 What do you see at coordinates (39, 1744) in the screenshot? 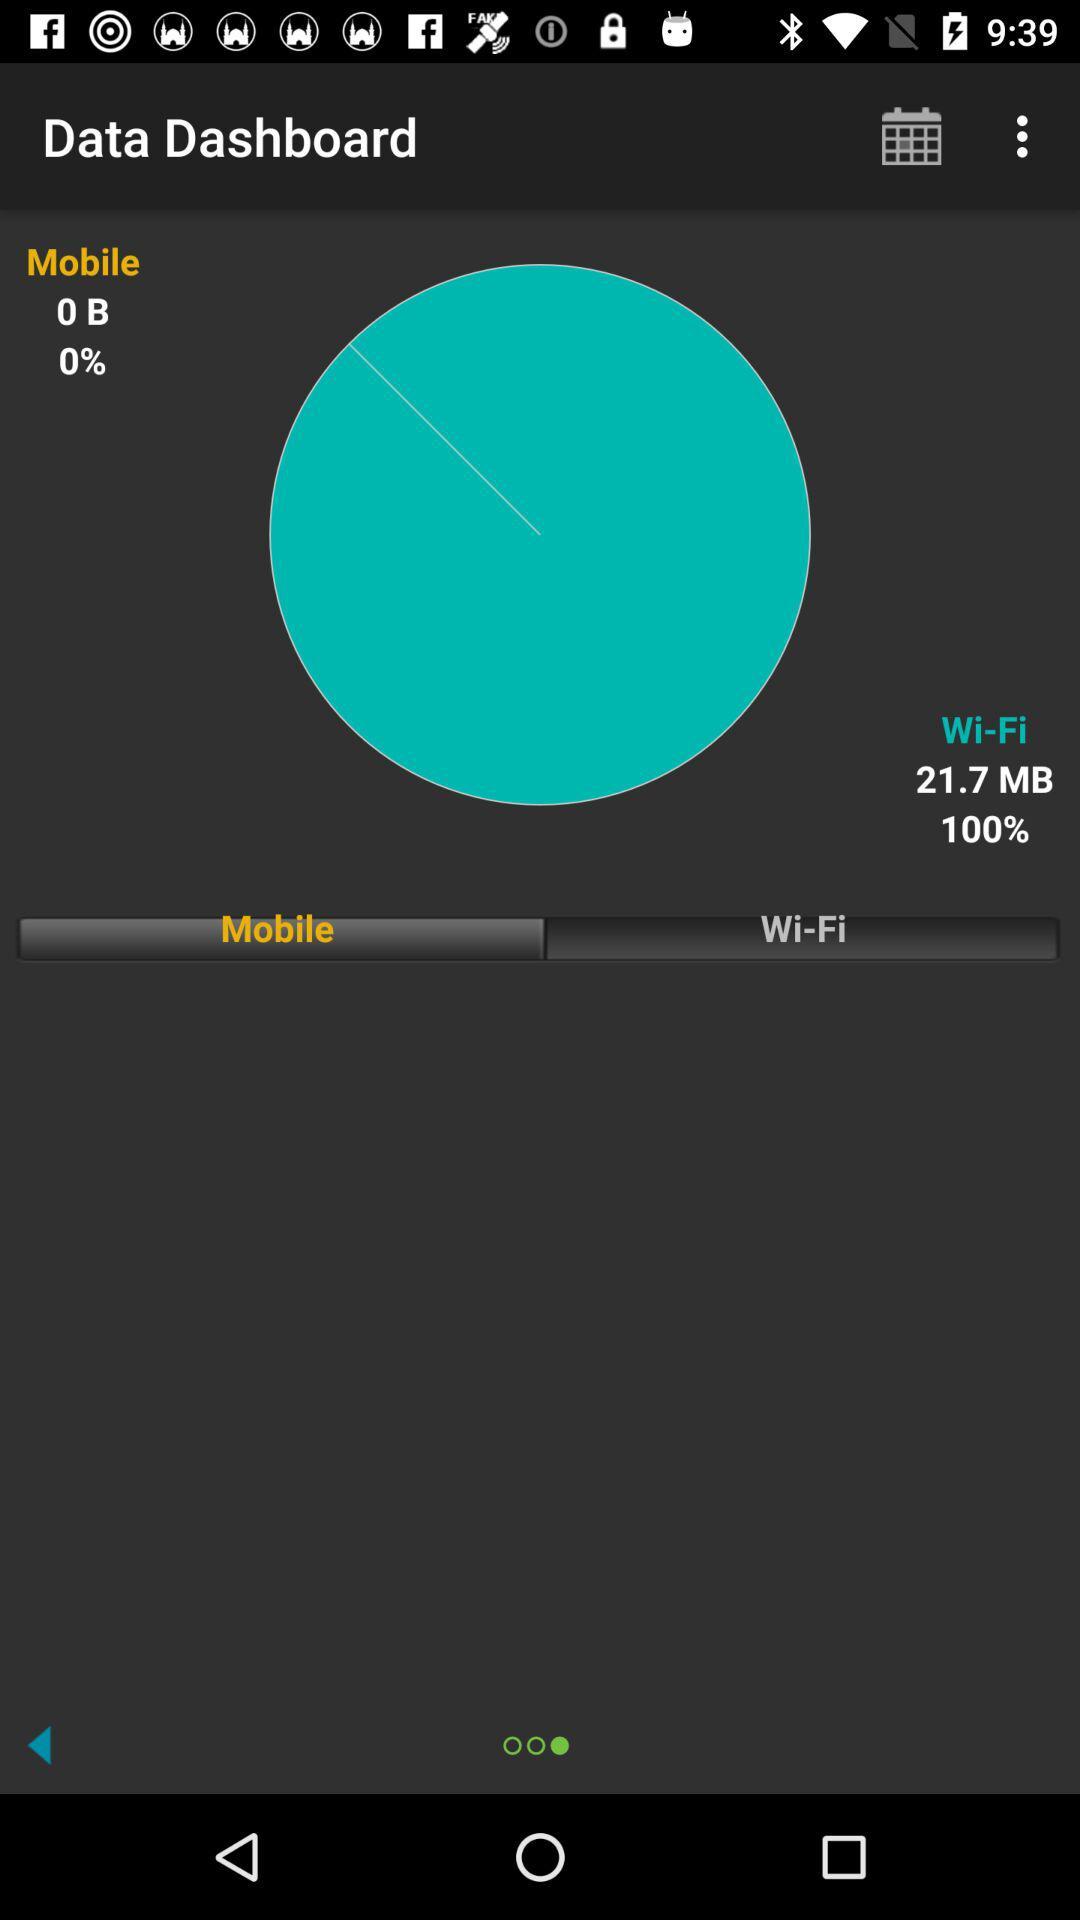
I see `go back` at bounding box center [39, 1744].